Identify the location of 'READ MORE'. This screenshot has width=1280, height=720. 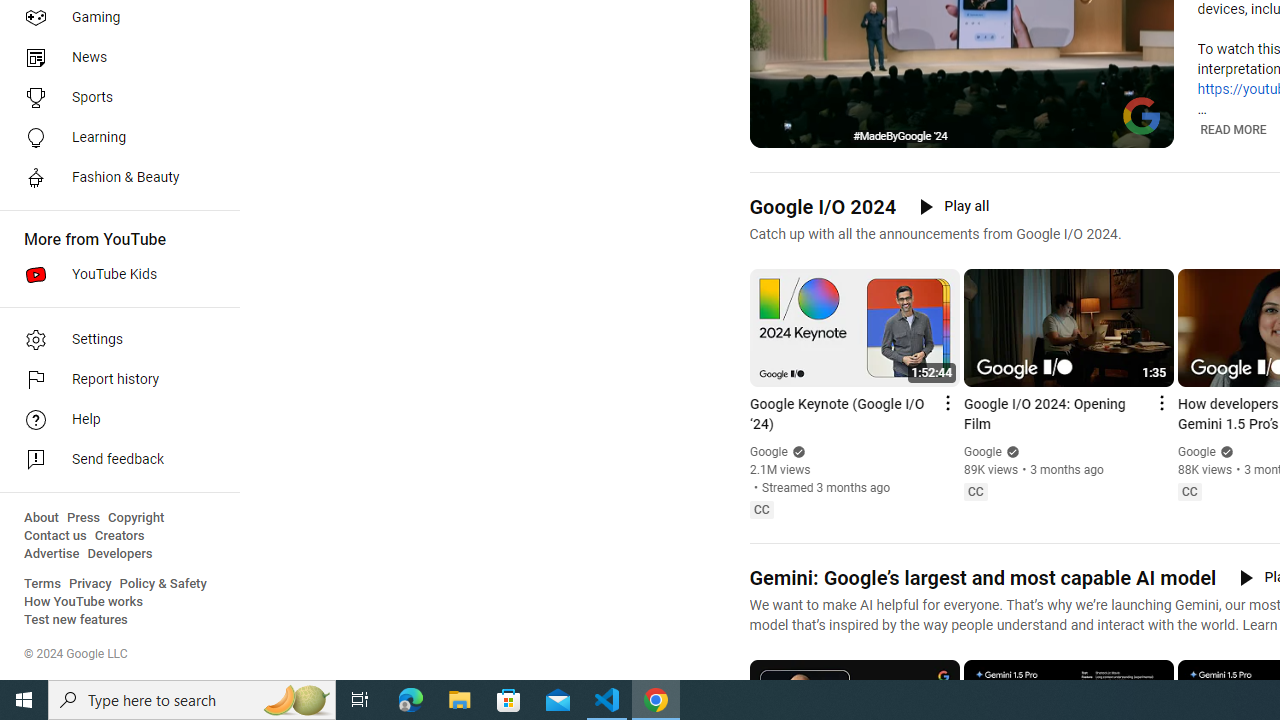
(1232, 129).